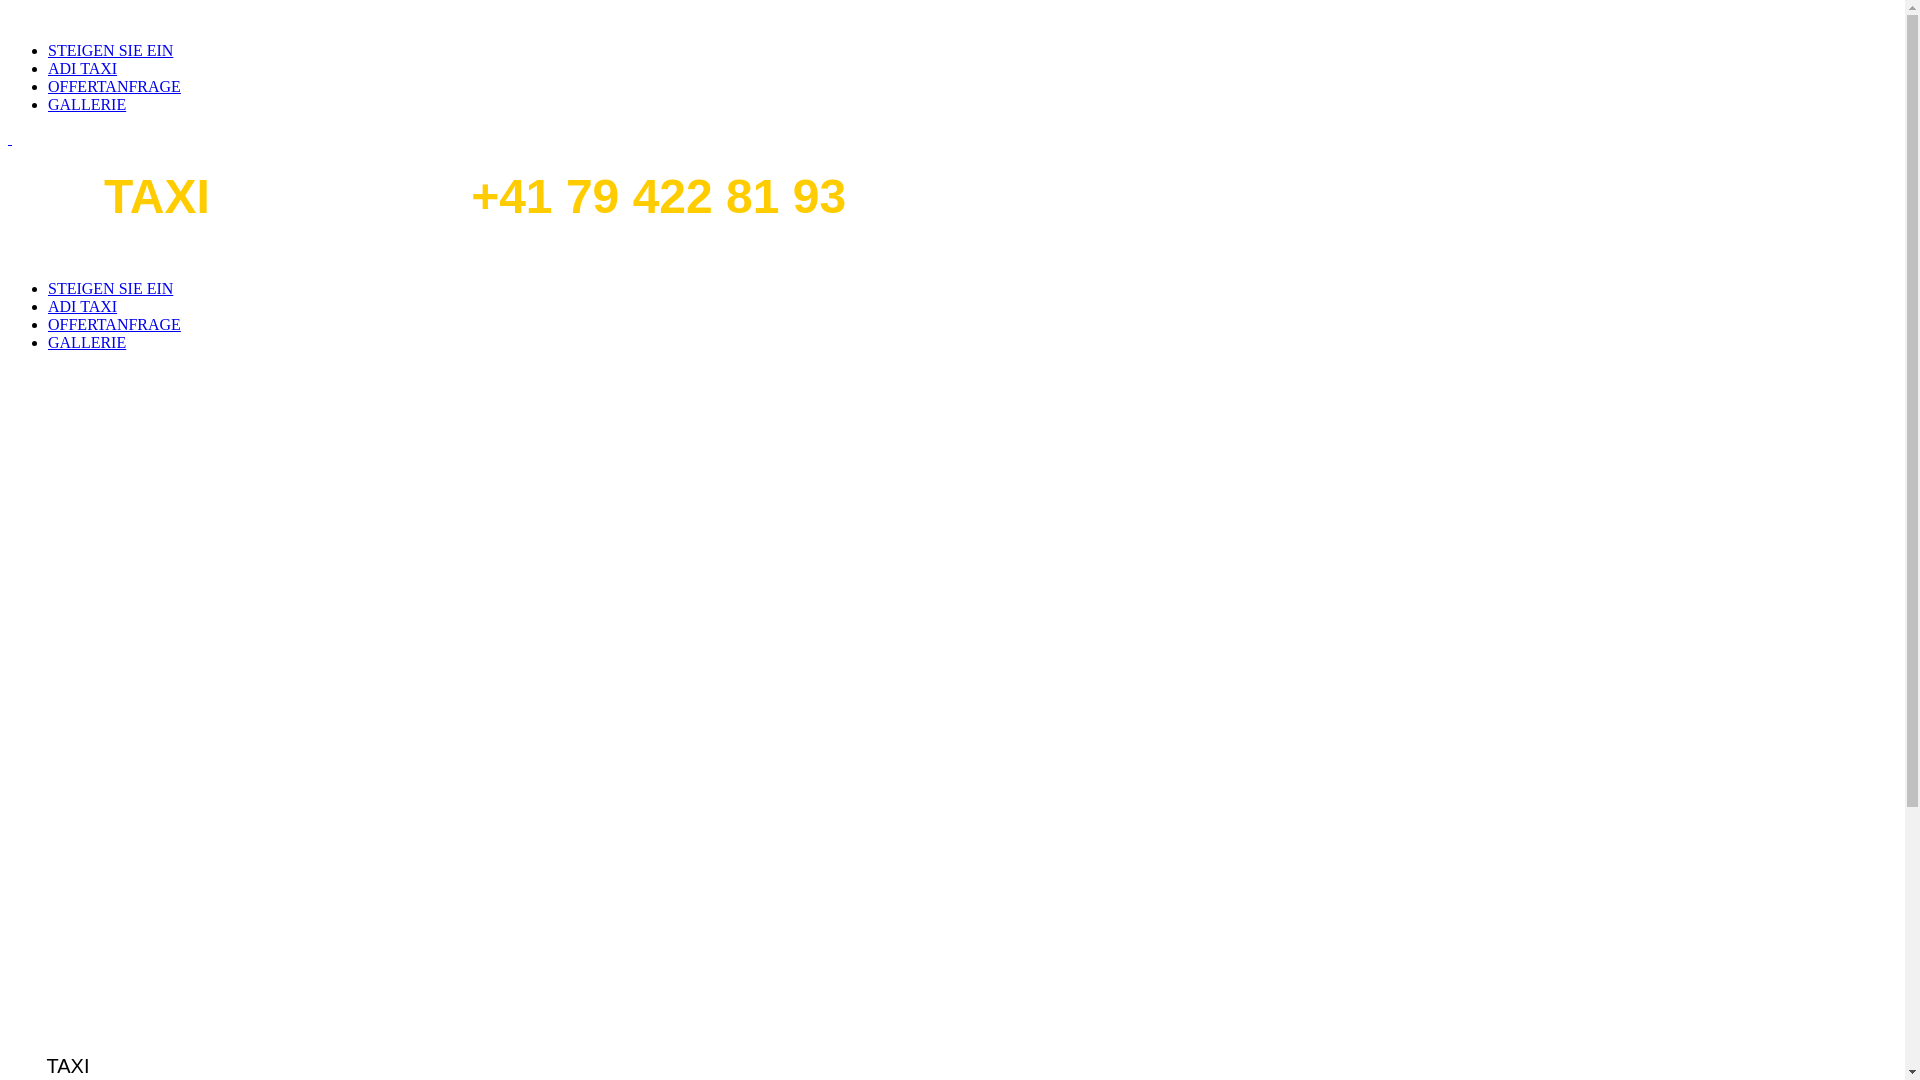 This screenshot has width=1920, height=1080. Describe the element at coordinates (81, 306) in the screenshot. I see `'ADI TAXI'` at that location.